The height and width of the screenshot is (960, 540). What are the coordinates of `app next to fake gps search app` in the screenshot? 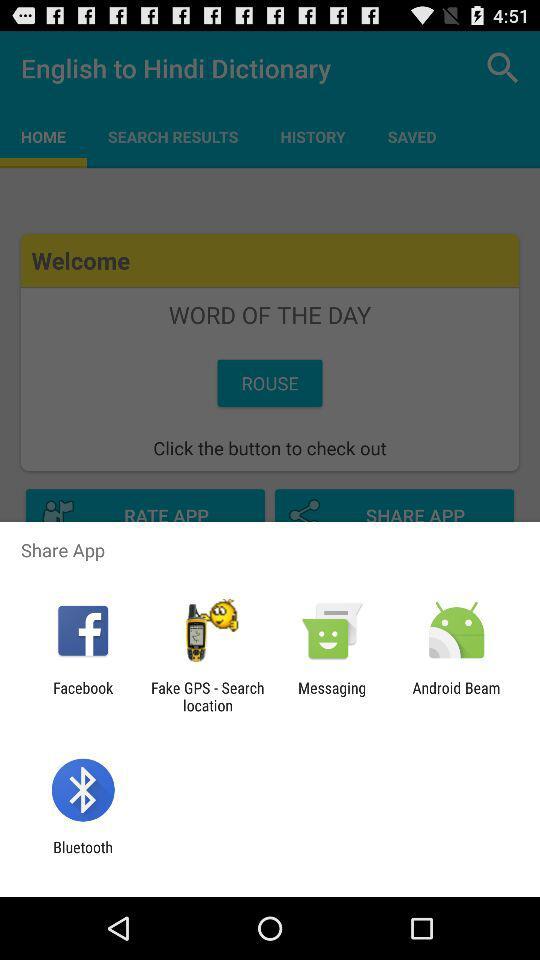 It's located at (82, 696).